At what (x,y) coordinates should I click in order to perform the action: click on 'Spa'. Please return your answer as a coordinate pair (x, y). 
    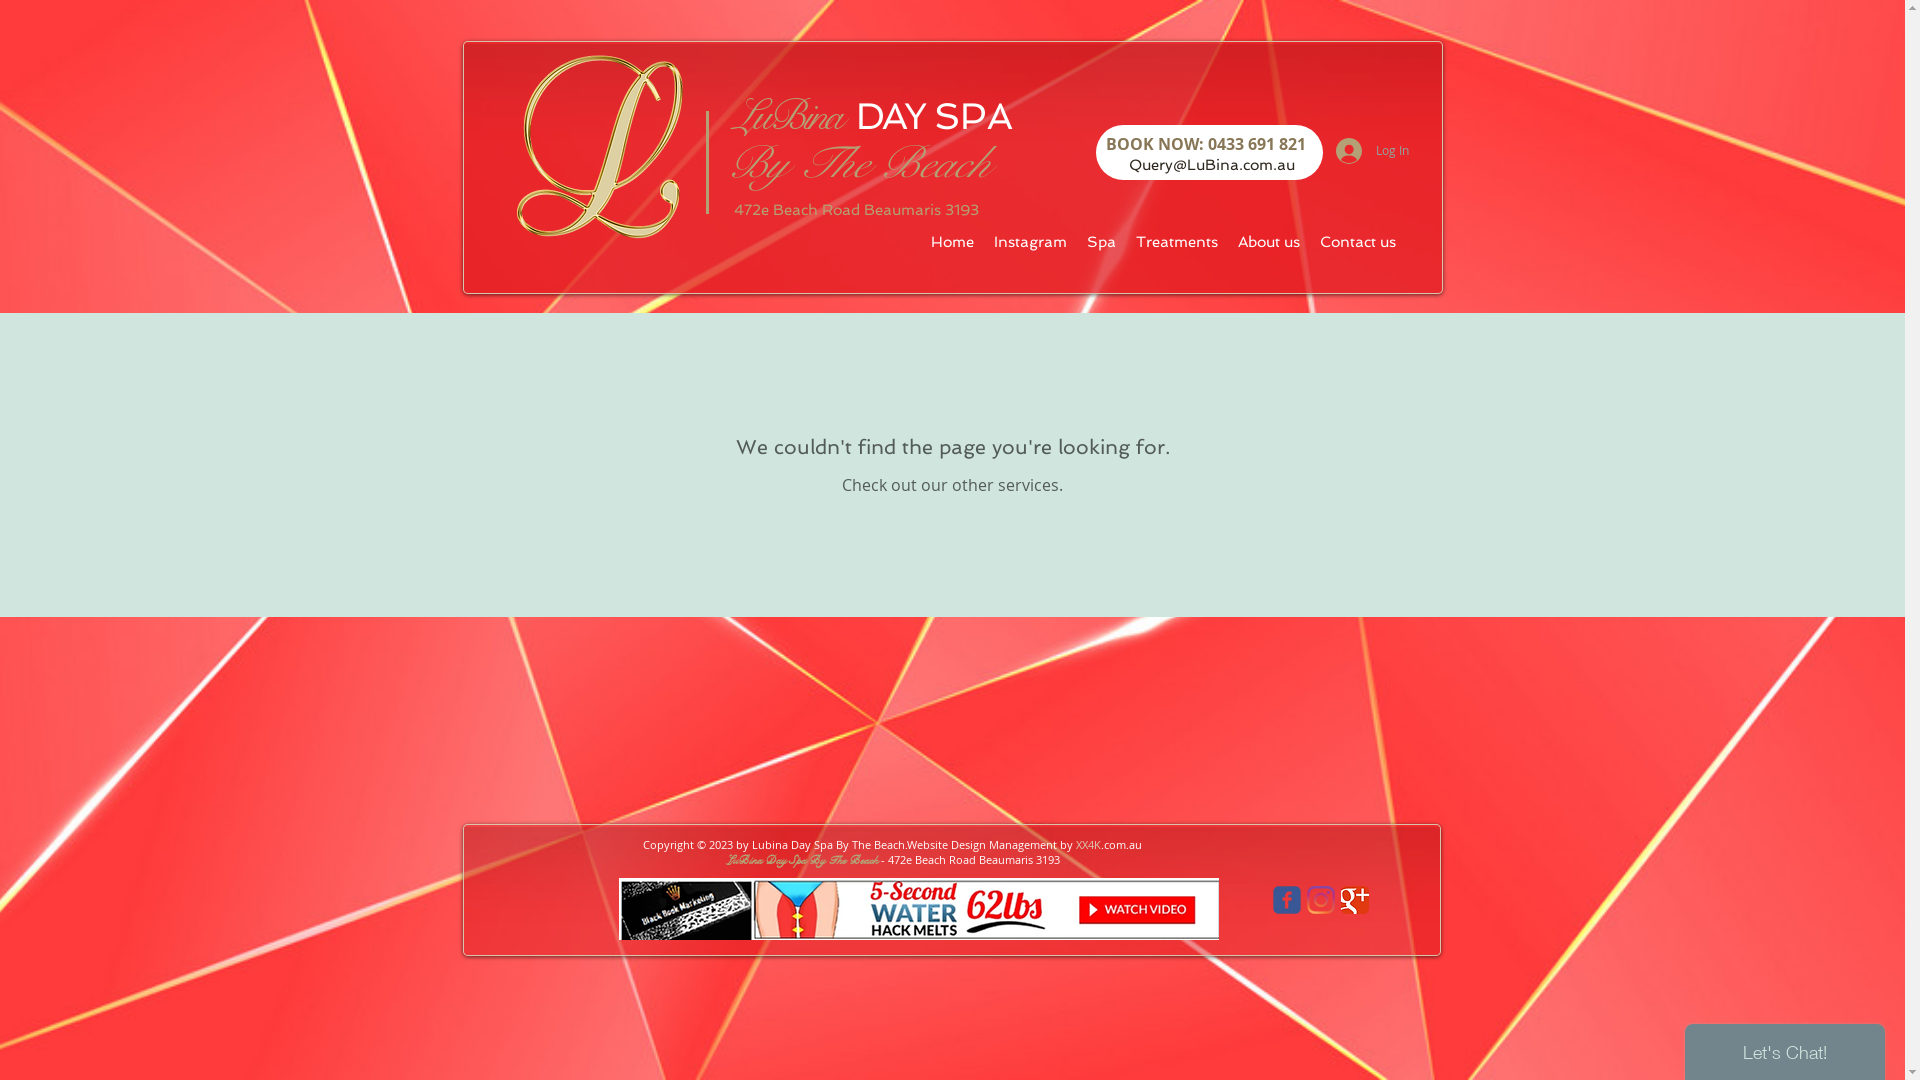
    Looking at the image, I should click on (1099, 241).